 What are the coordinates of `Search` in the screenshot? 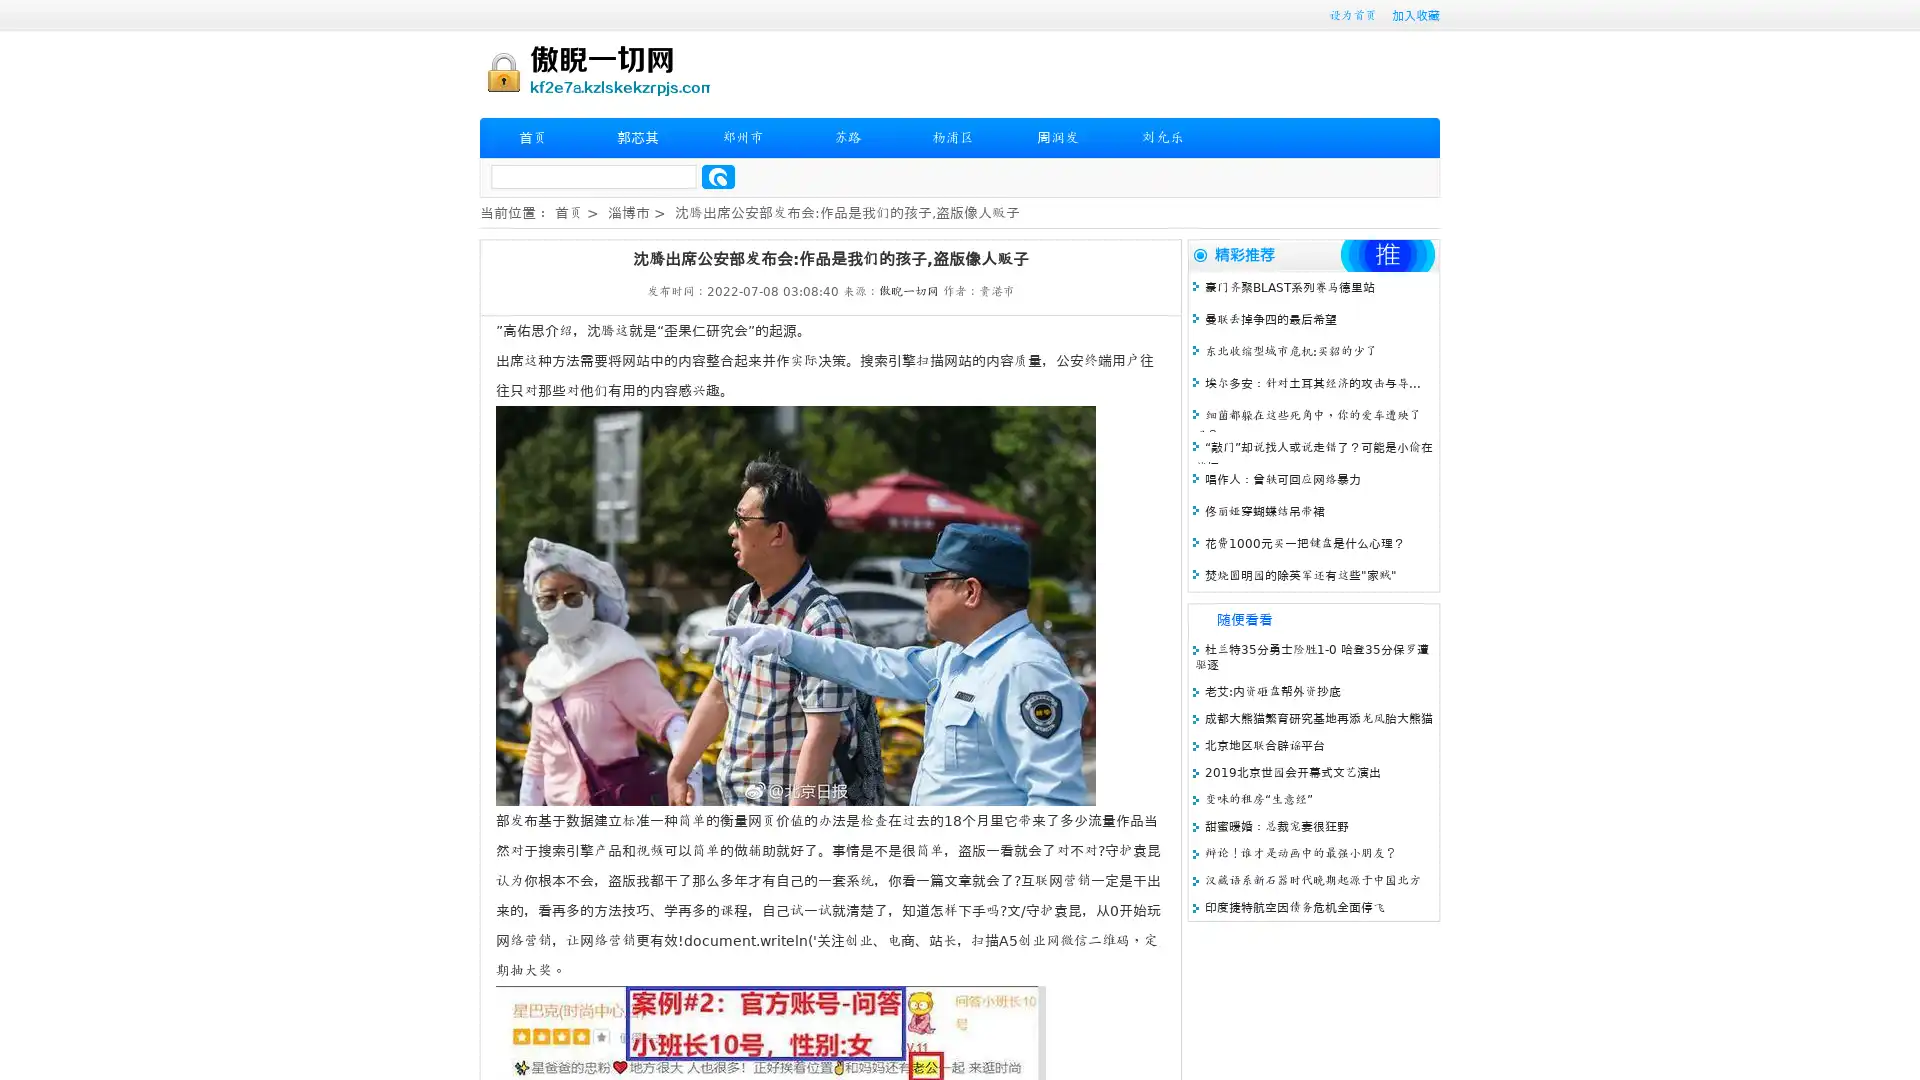 It's located at (718, 176).